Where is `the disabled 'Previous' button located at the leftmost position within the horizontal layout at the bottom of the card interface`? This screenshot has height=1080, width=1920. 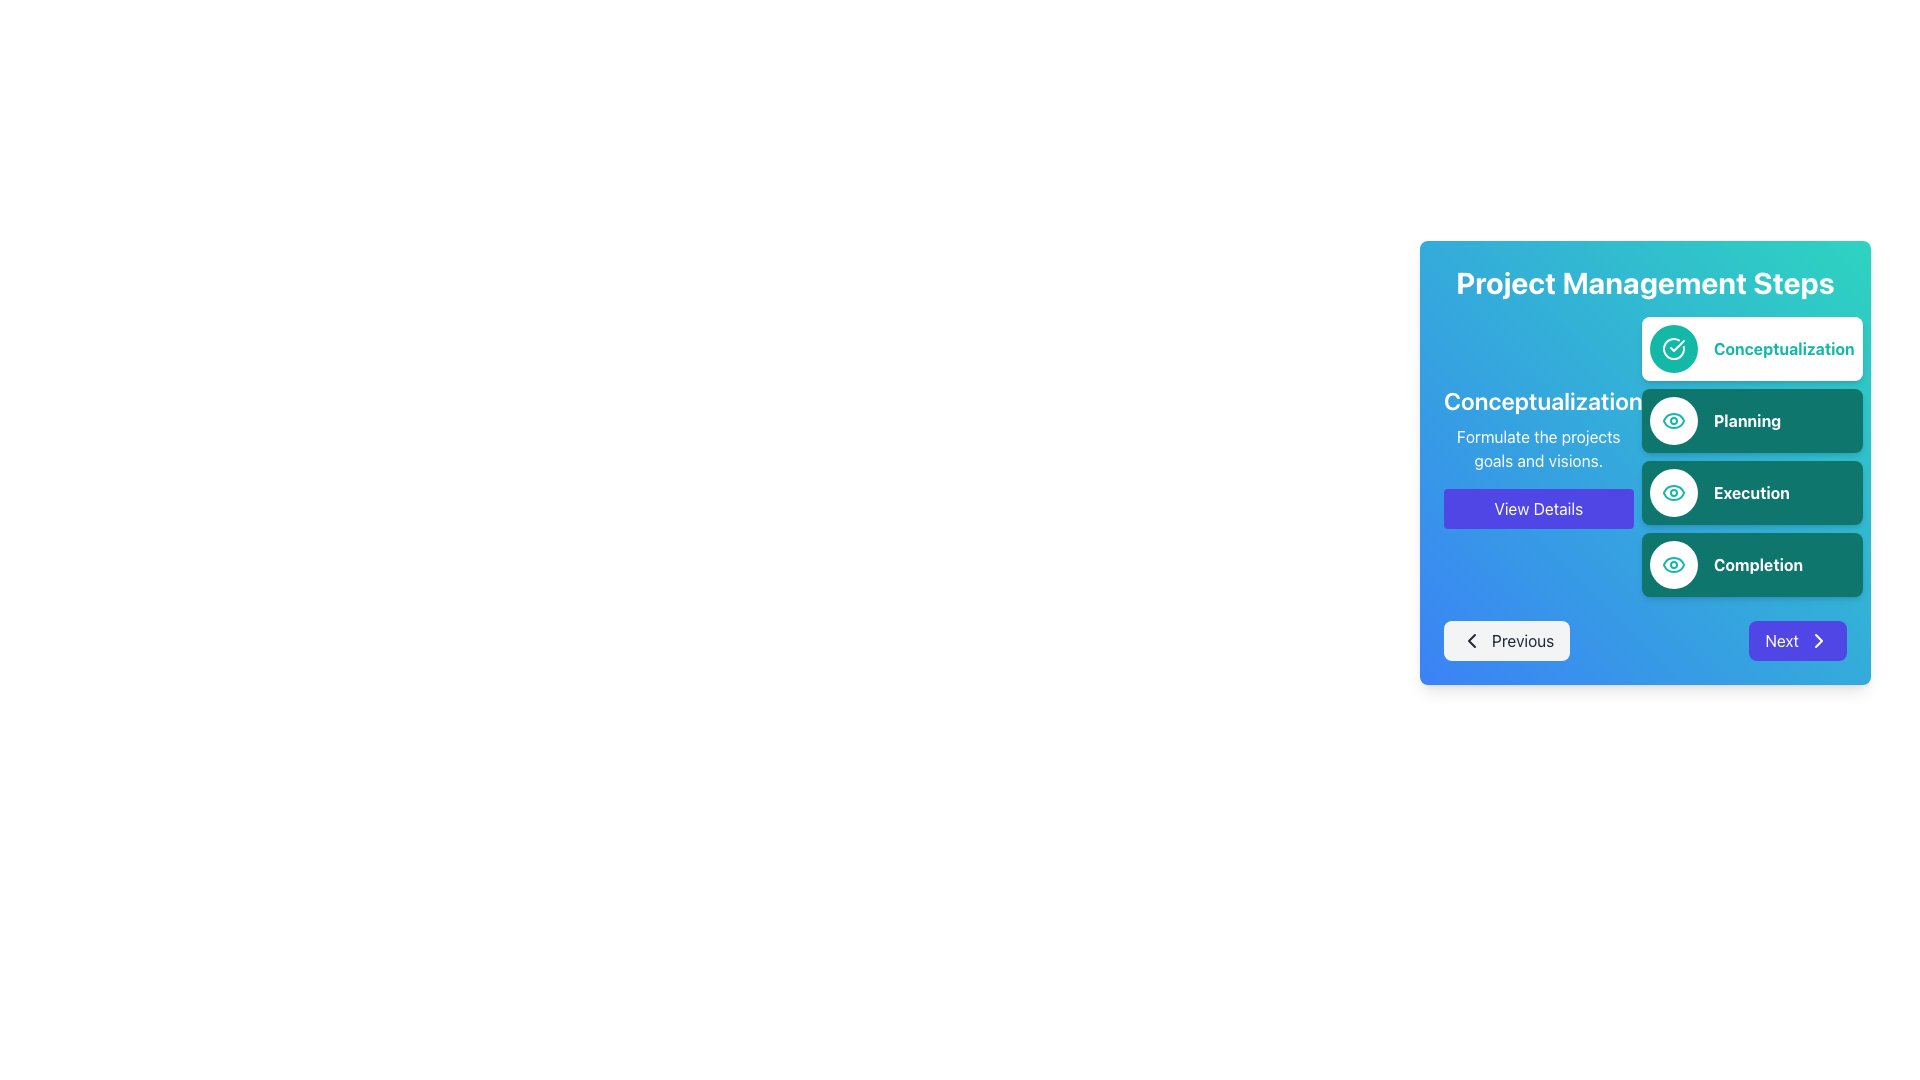 the disabled 'Previous' button located at the leftmost position within the horizontal layout at the bottom of the card interface is located at coordinates (1507, 640).